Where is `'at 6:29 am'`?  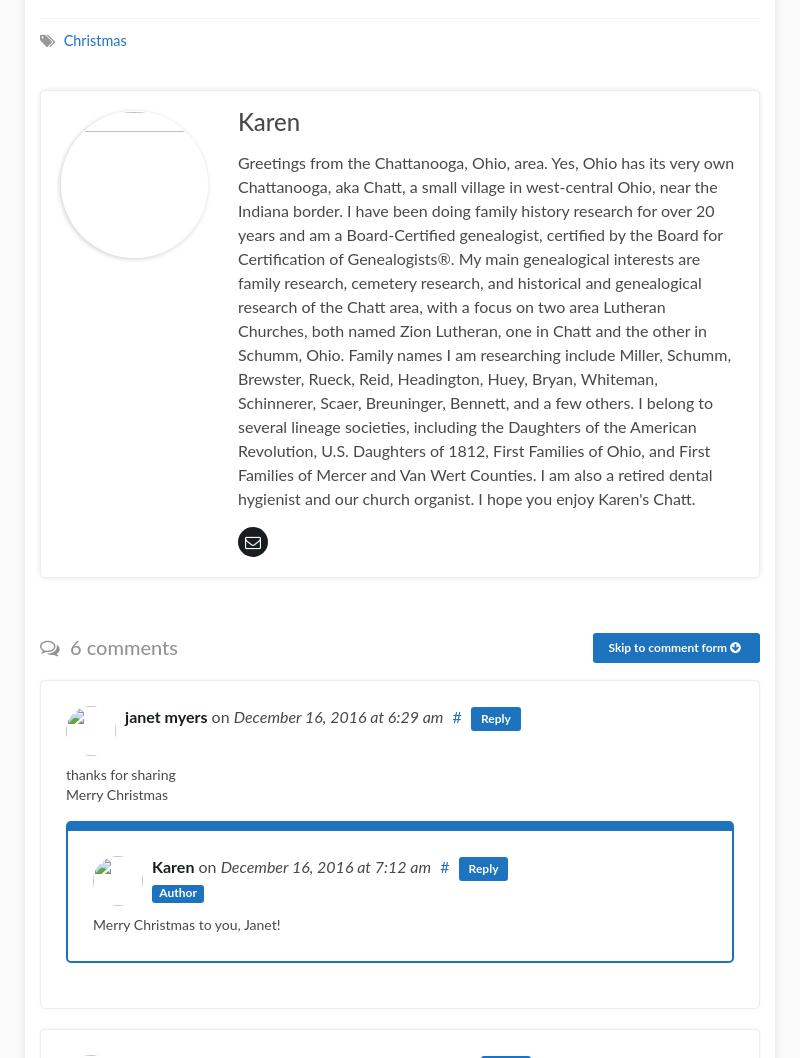
'at 6:29 am' is located at coordinates (406, 717).